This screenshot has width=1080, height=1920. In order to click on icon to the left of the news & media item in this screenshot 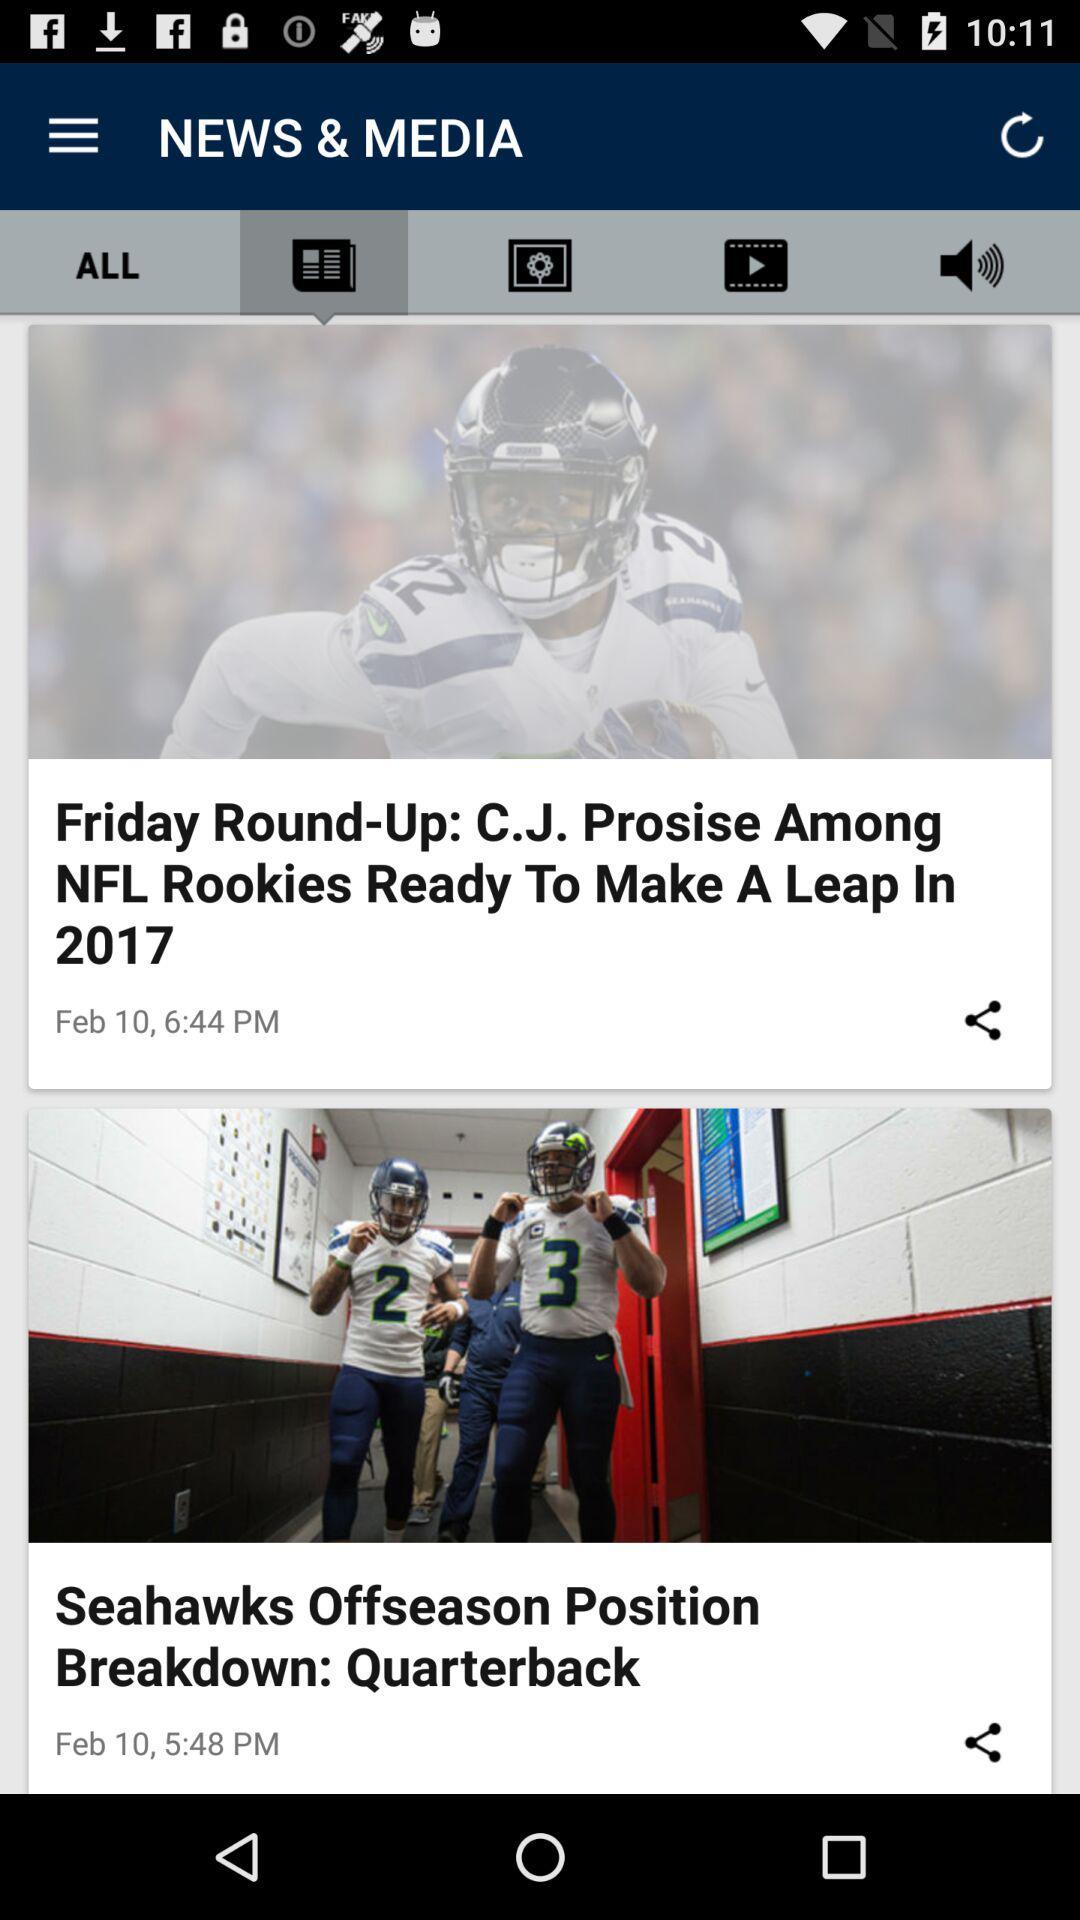, I will do `click(72, 135)`.